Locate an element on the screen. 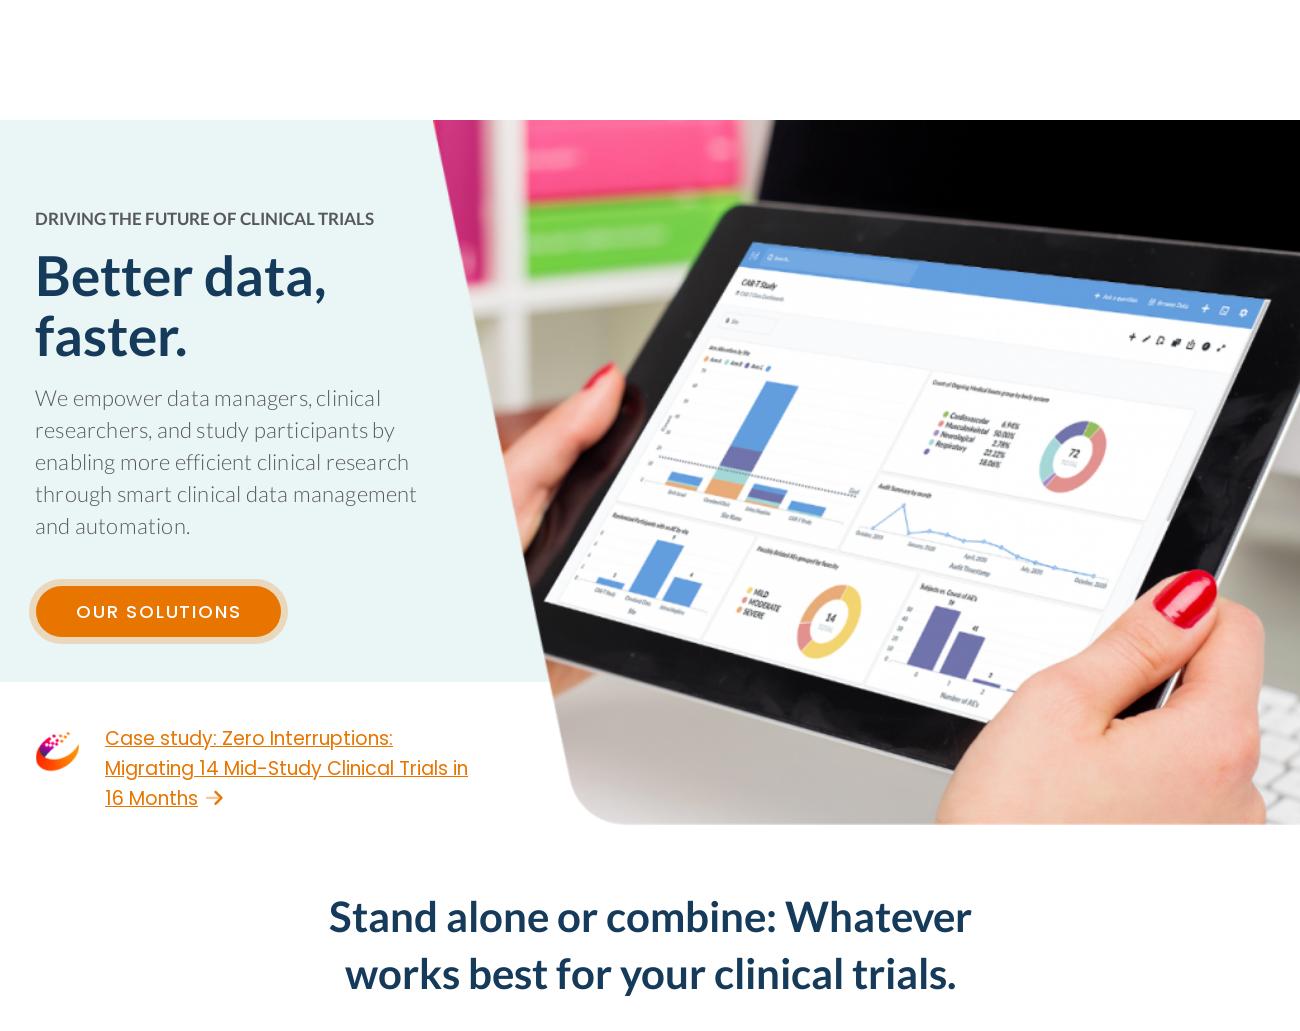  'Last Name' is located at coordinates (381, 692).